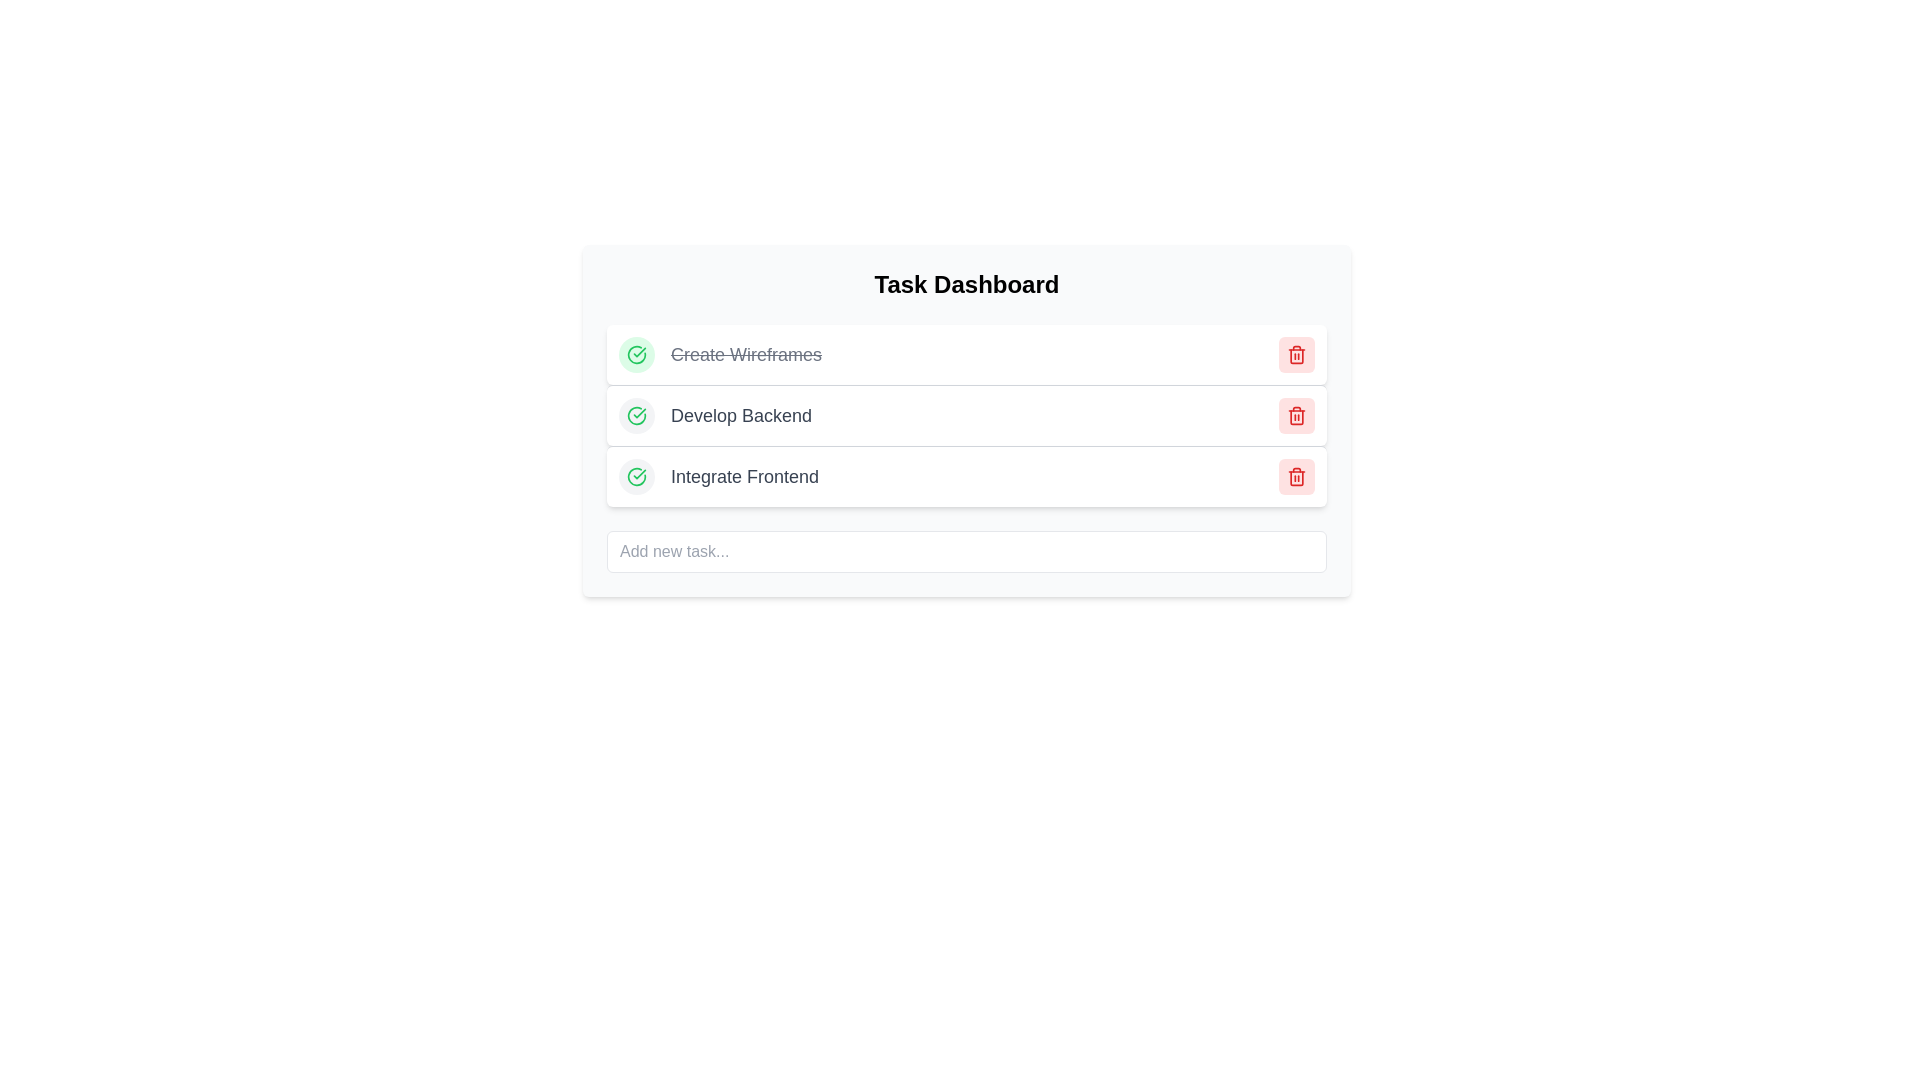 The height and width of the screenshot is (1080, 1920). I want to click on the text 'Integrate Frontend' in the task list item, which is visually represented by a green circular icon with a check mark on the left, so click(719, 477).